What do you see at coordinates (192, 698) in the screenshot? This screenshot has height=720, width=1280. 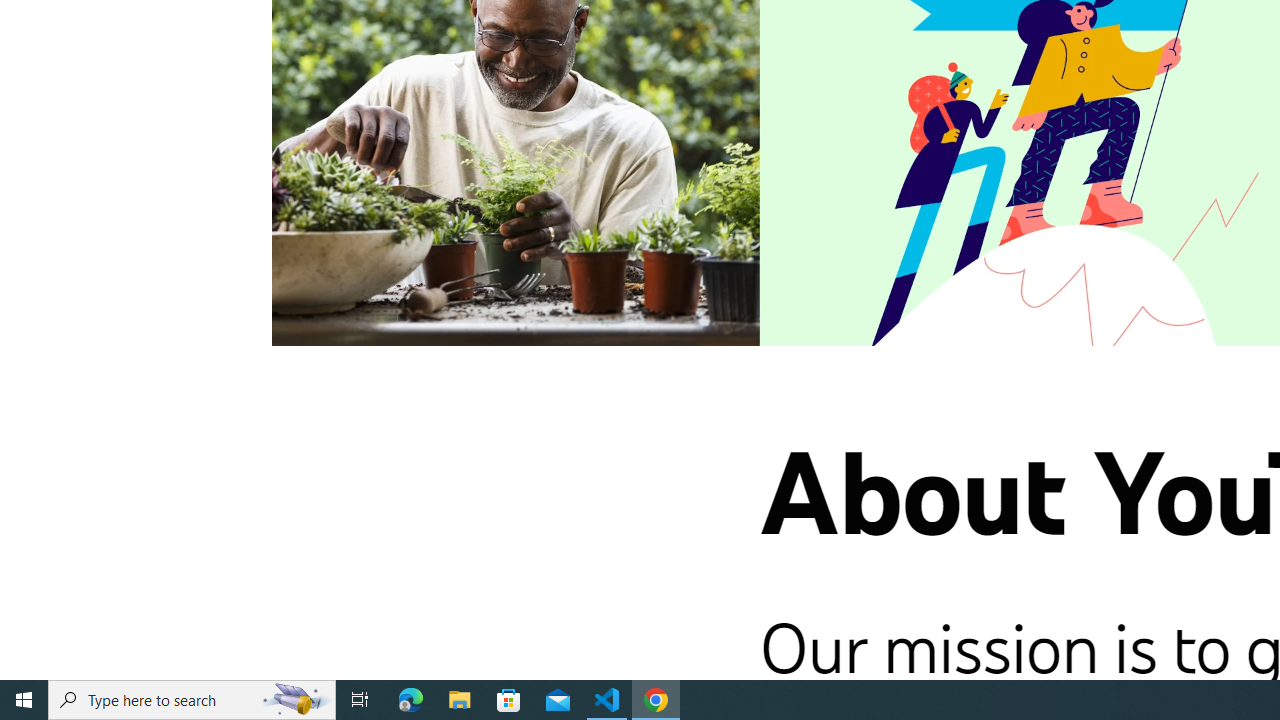 I see `'Type here to search'` at bounding box center [192, 698].